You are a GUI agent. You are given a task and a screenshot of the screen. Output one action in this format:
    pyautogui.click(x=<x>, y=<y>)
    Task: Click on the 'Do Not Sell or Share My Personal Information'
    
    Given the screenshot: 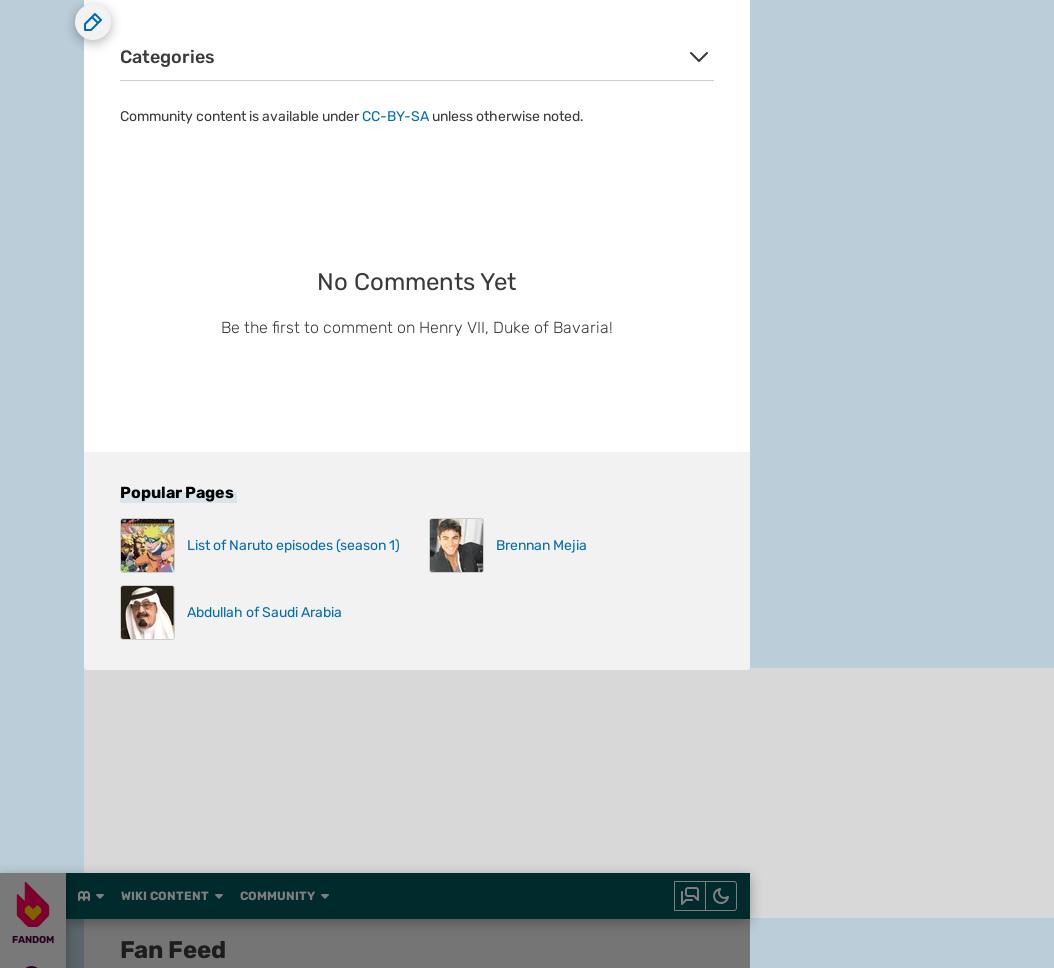 What is the action you would take?
    pyautogui.click(x=432, y=544)
    